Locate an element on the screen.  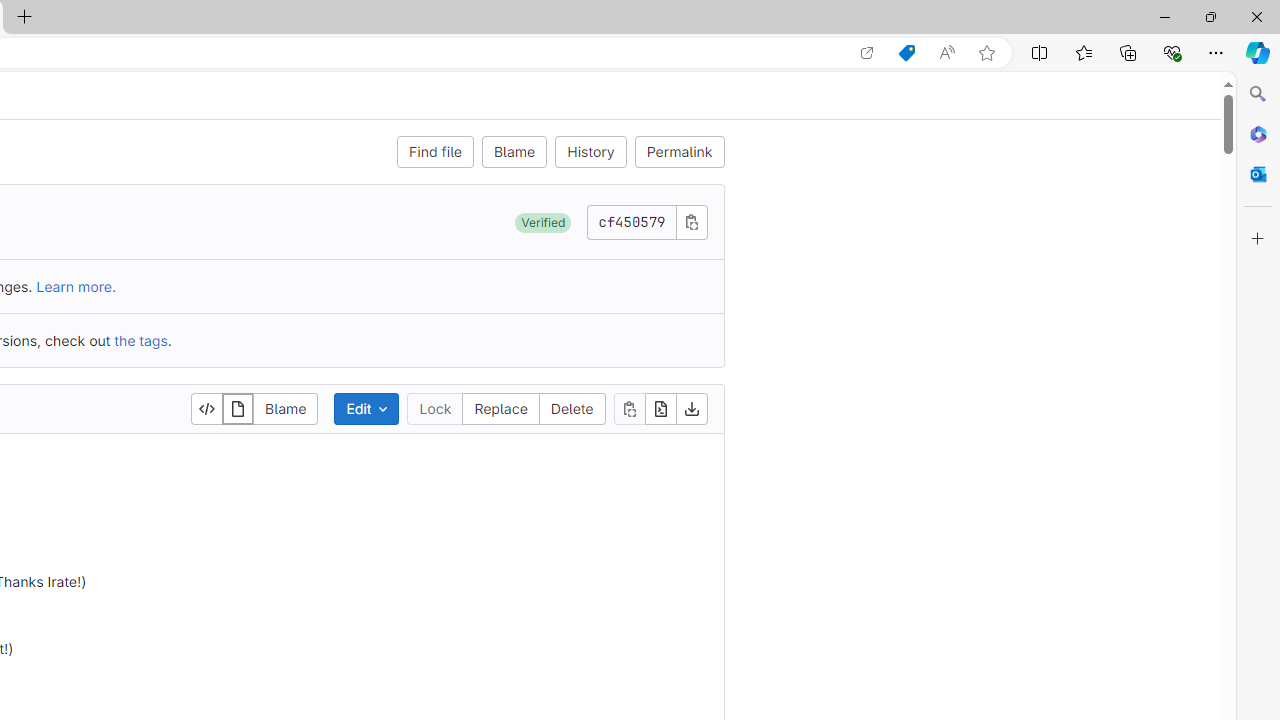
'Shopping in Microsoft Edge' is located at coordinates (905, 52).